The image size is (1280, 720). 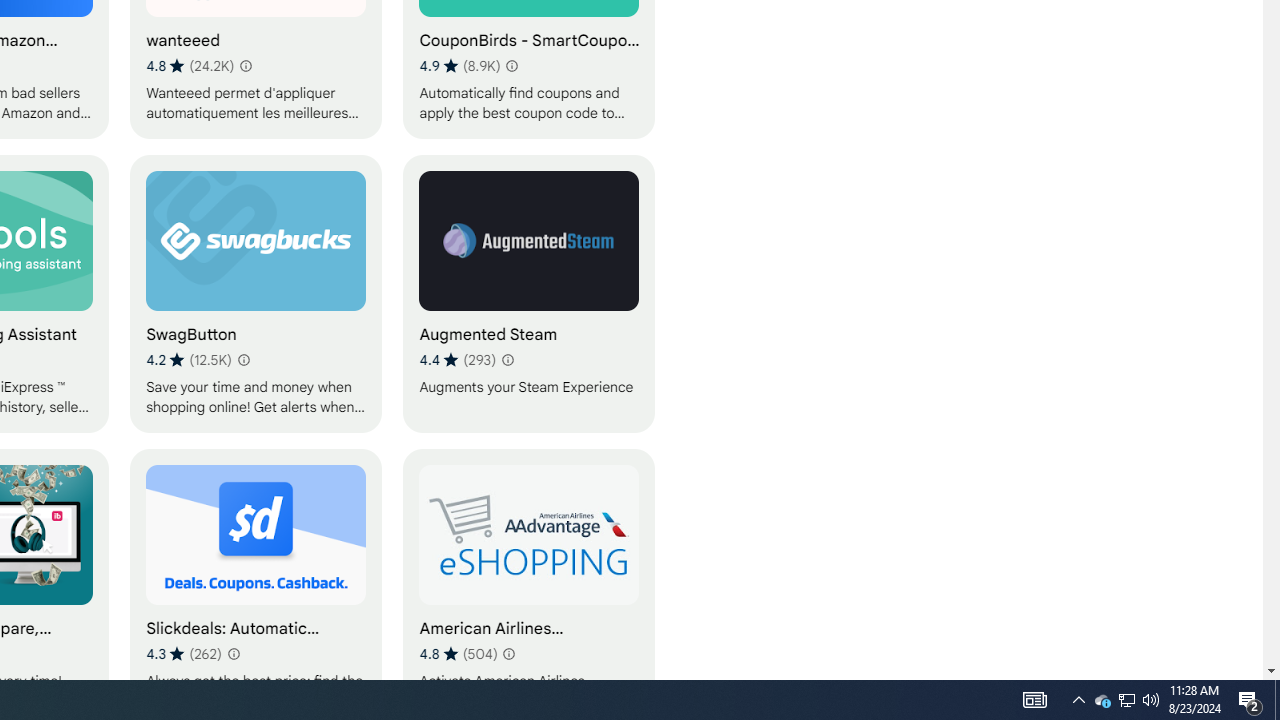 I want to click on 'Average rating 4.8 out of 5 stars. 24.2K ratings.', so click(x=190, y=65).